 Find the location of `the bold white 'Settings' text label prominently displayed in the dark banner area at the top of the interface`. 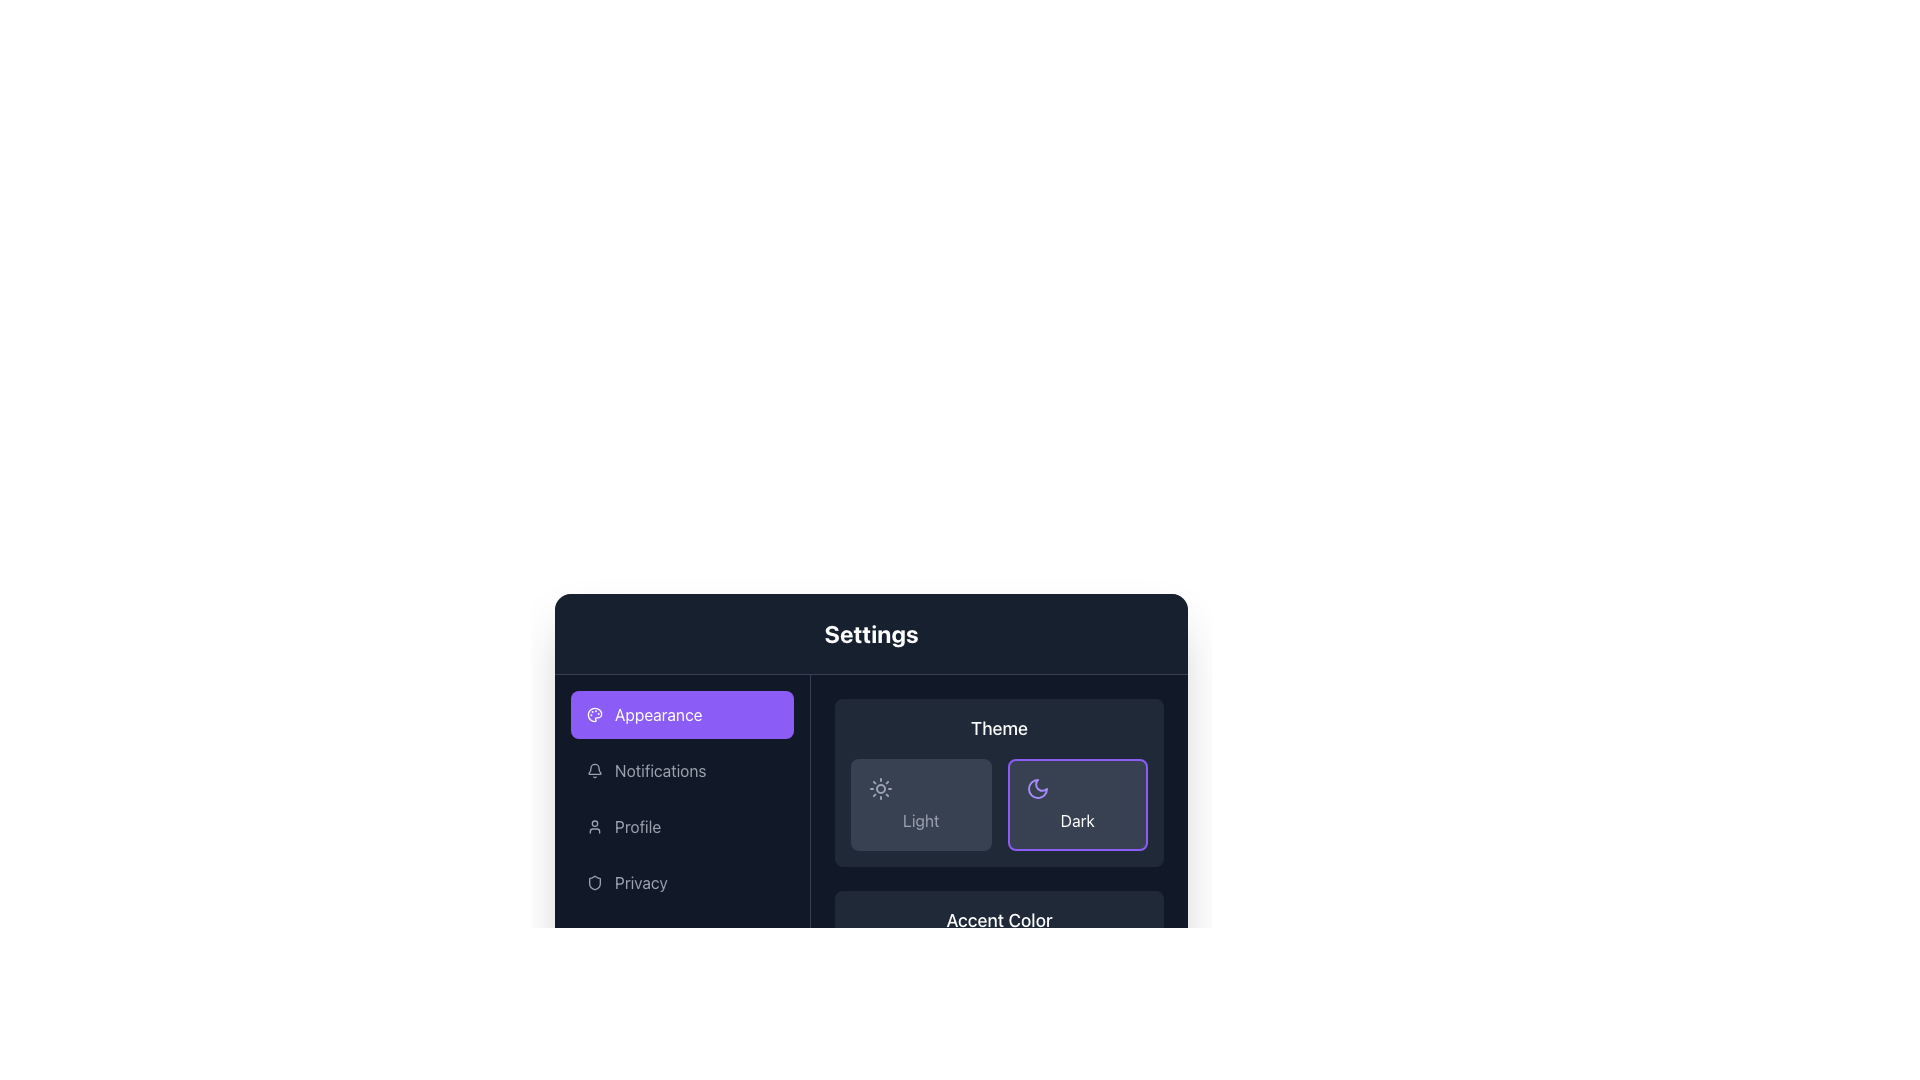

the bold white 'Settings' text label prominently displayed in the dark banner area at the top of the interface is located at coordinates (871, 633).